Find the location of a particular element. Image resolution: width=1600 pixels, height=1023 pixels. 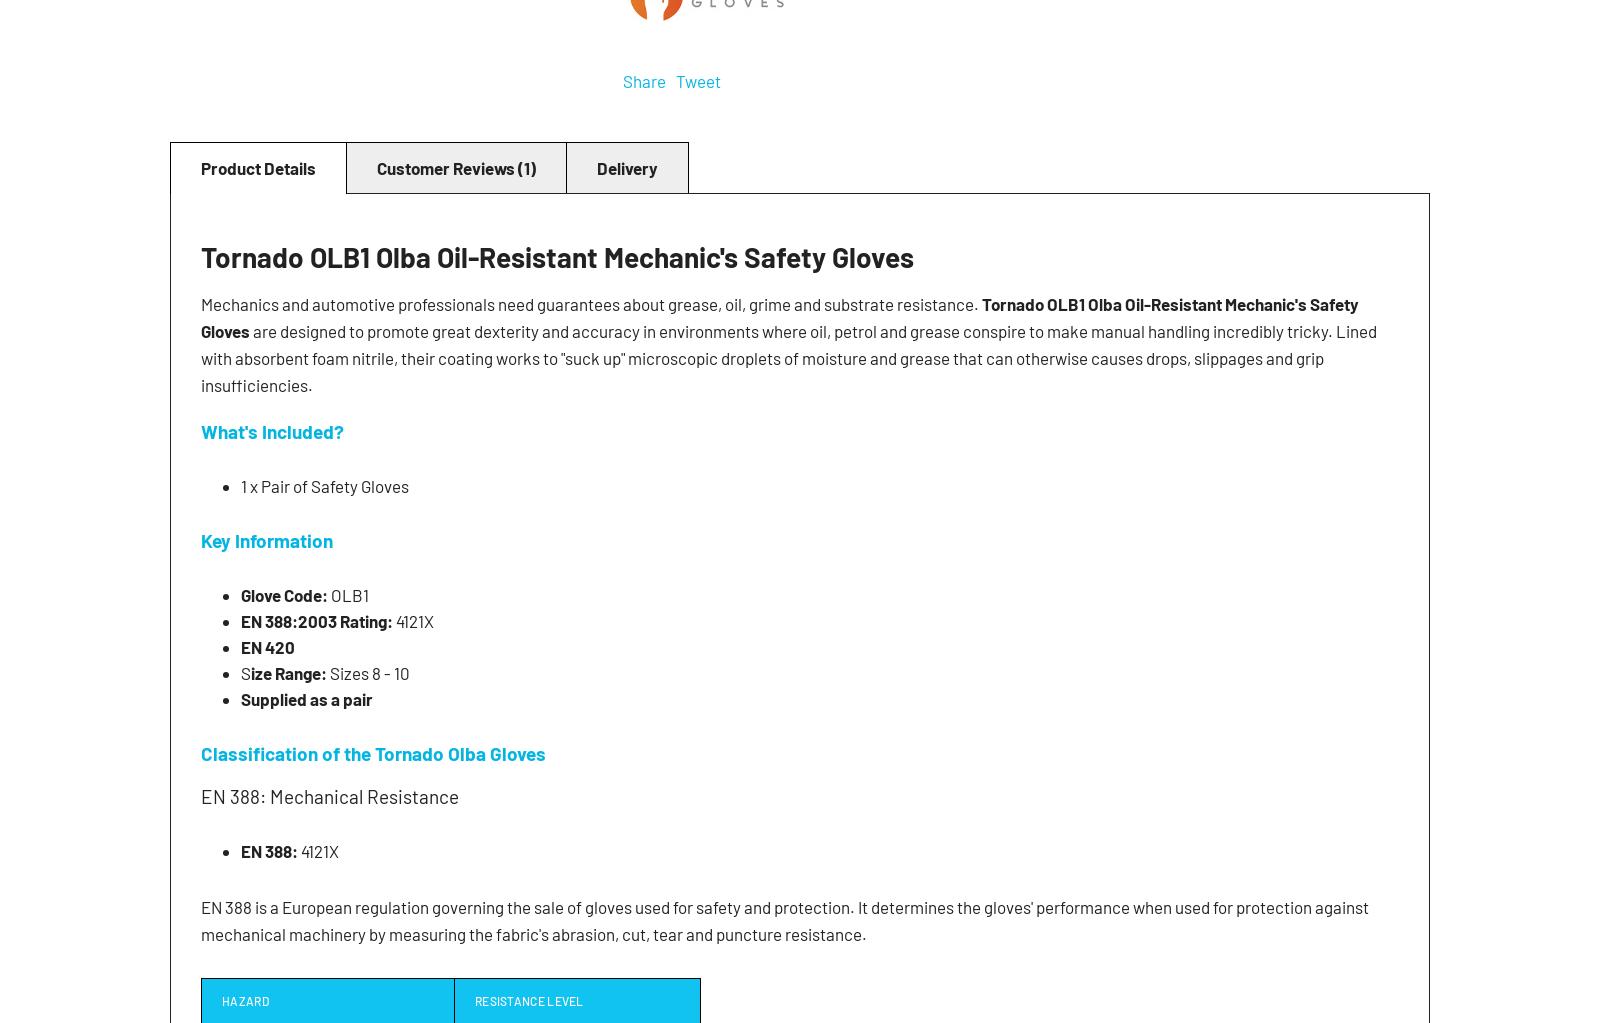

'Hazard' is located at coordinates (244, 998).